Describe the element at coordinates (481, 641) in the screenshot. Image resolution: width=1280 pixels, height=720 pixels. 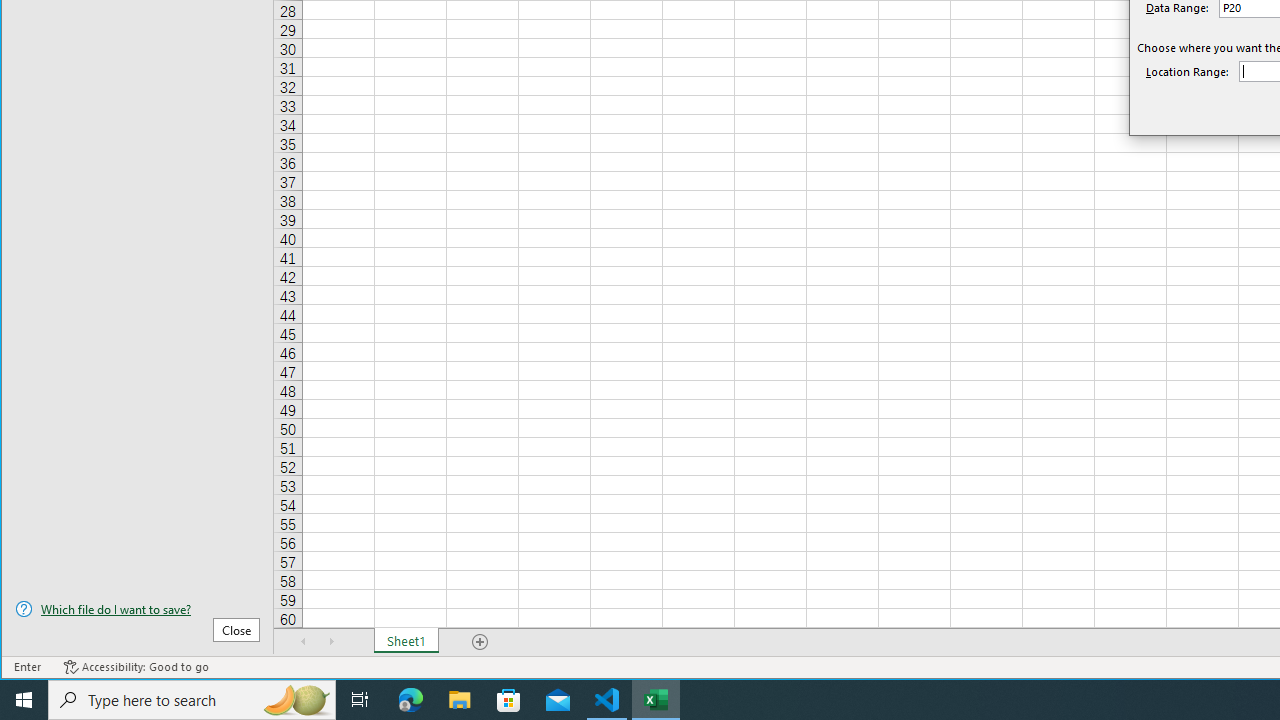
I see `'Add Sheet'` at that location.